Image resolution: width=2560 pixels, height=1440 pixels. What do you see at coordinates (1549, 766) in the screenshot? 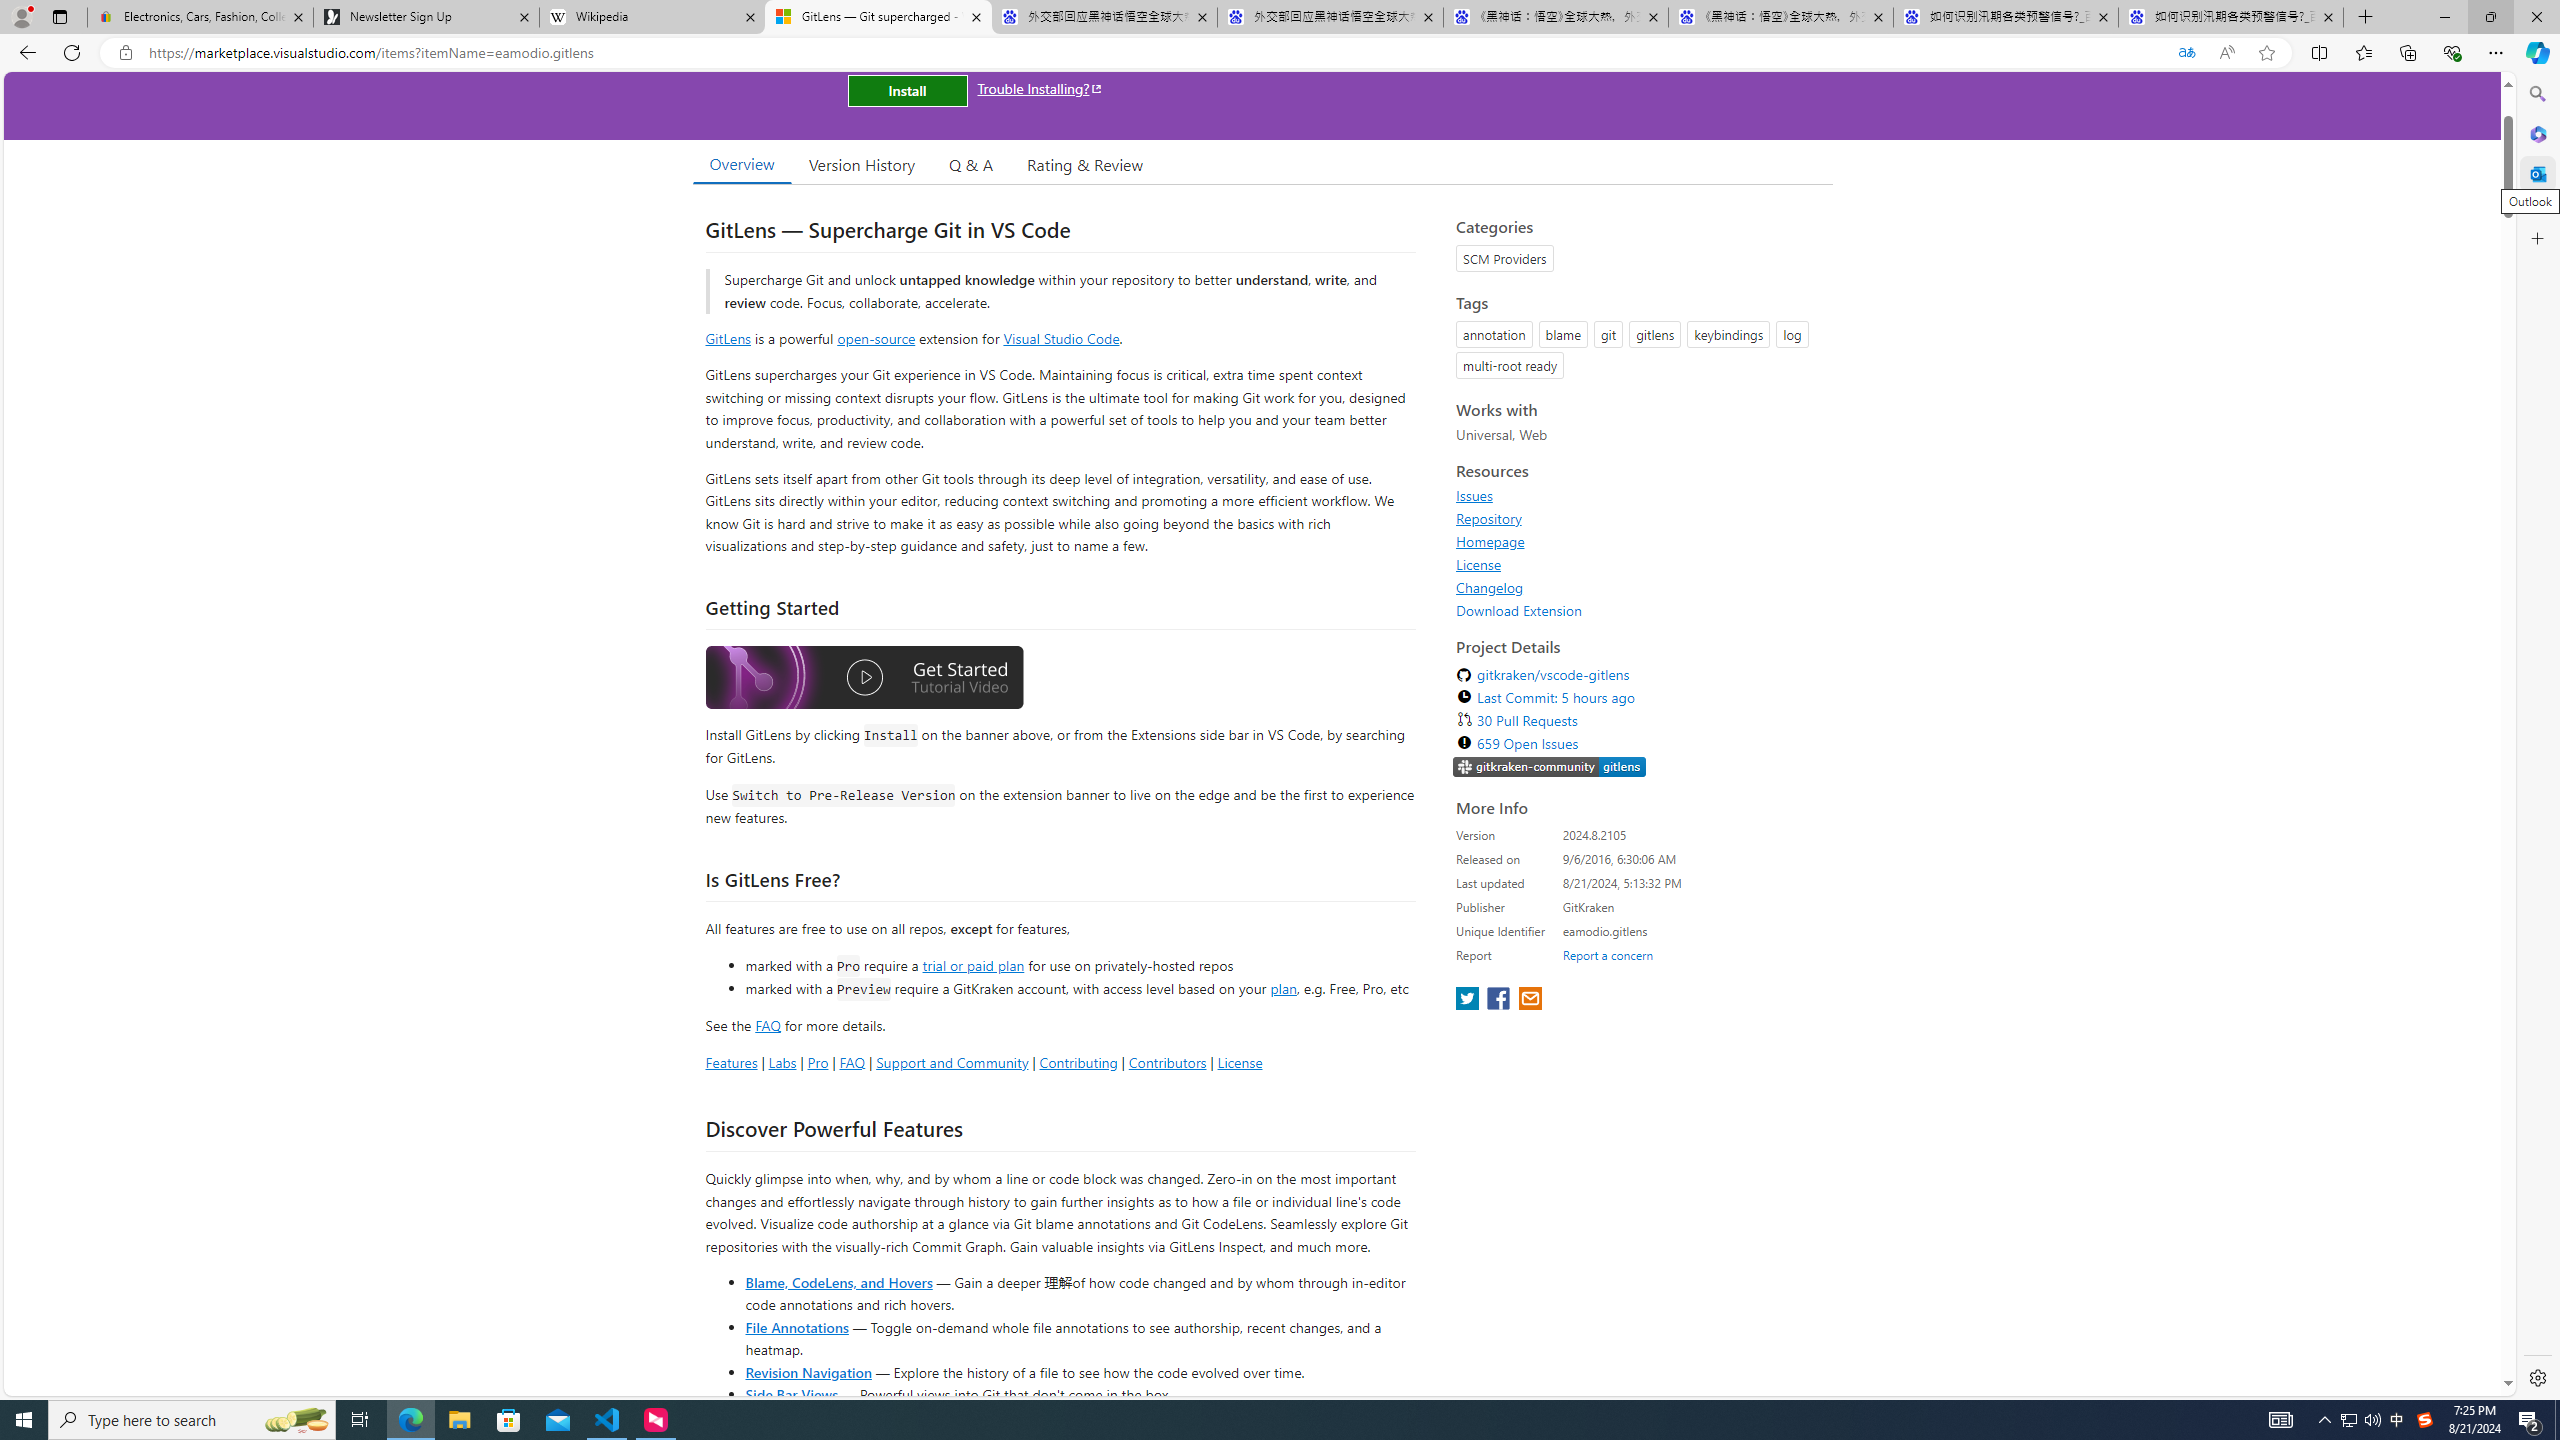
I see `'https://slack.gitkraken.com//'` at bounding box center [1549, 766].